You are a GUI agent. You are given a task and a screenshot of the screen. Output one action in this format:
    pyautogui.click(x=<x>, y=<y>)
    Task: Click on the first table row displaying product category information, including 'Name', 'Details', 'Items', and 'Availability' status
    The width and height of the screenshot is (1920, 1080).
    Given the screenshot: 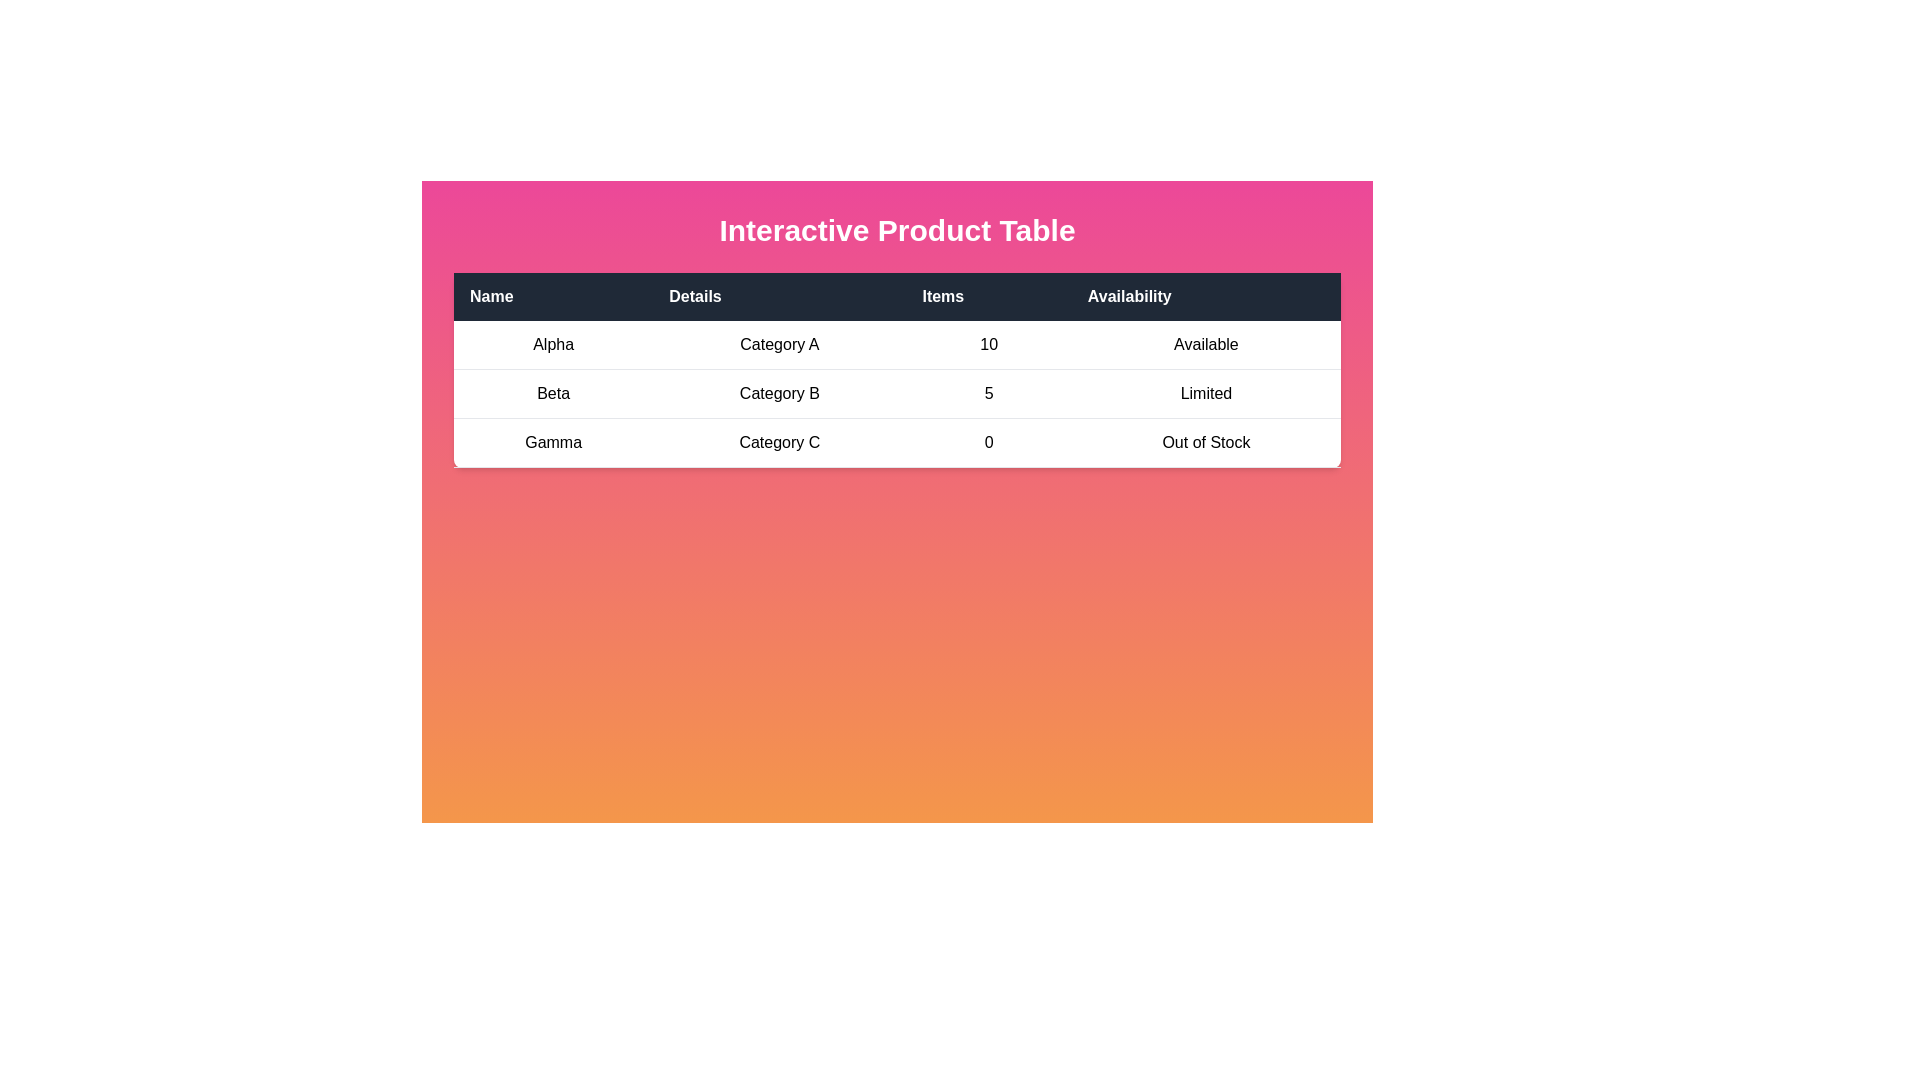 What is the action you would take?
    pyautogui.click(x=896, y=344)
    